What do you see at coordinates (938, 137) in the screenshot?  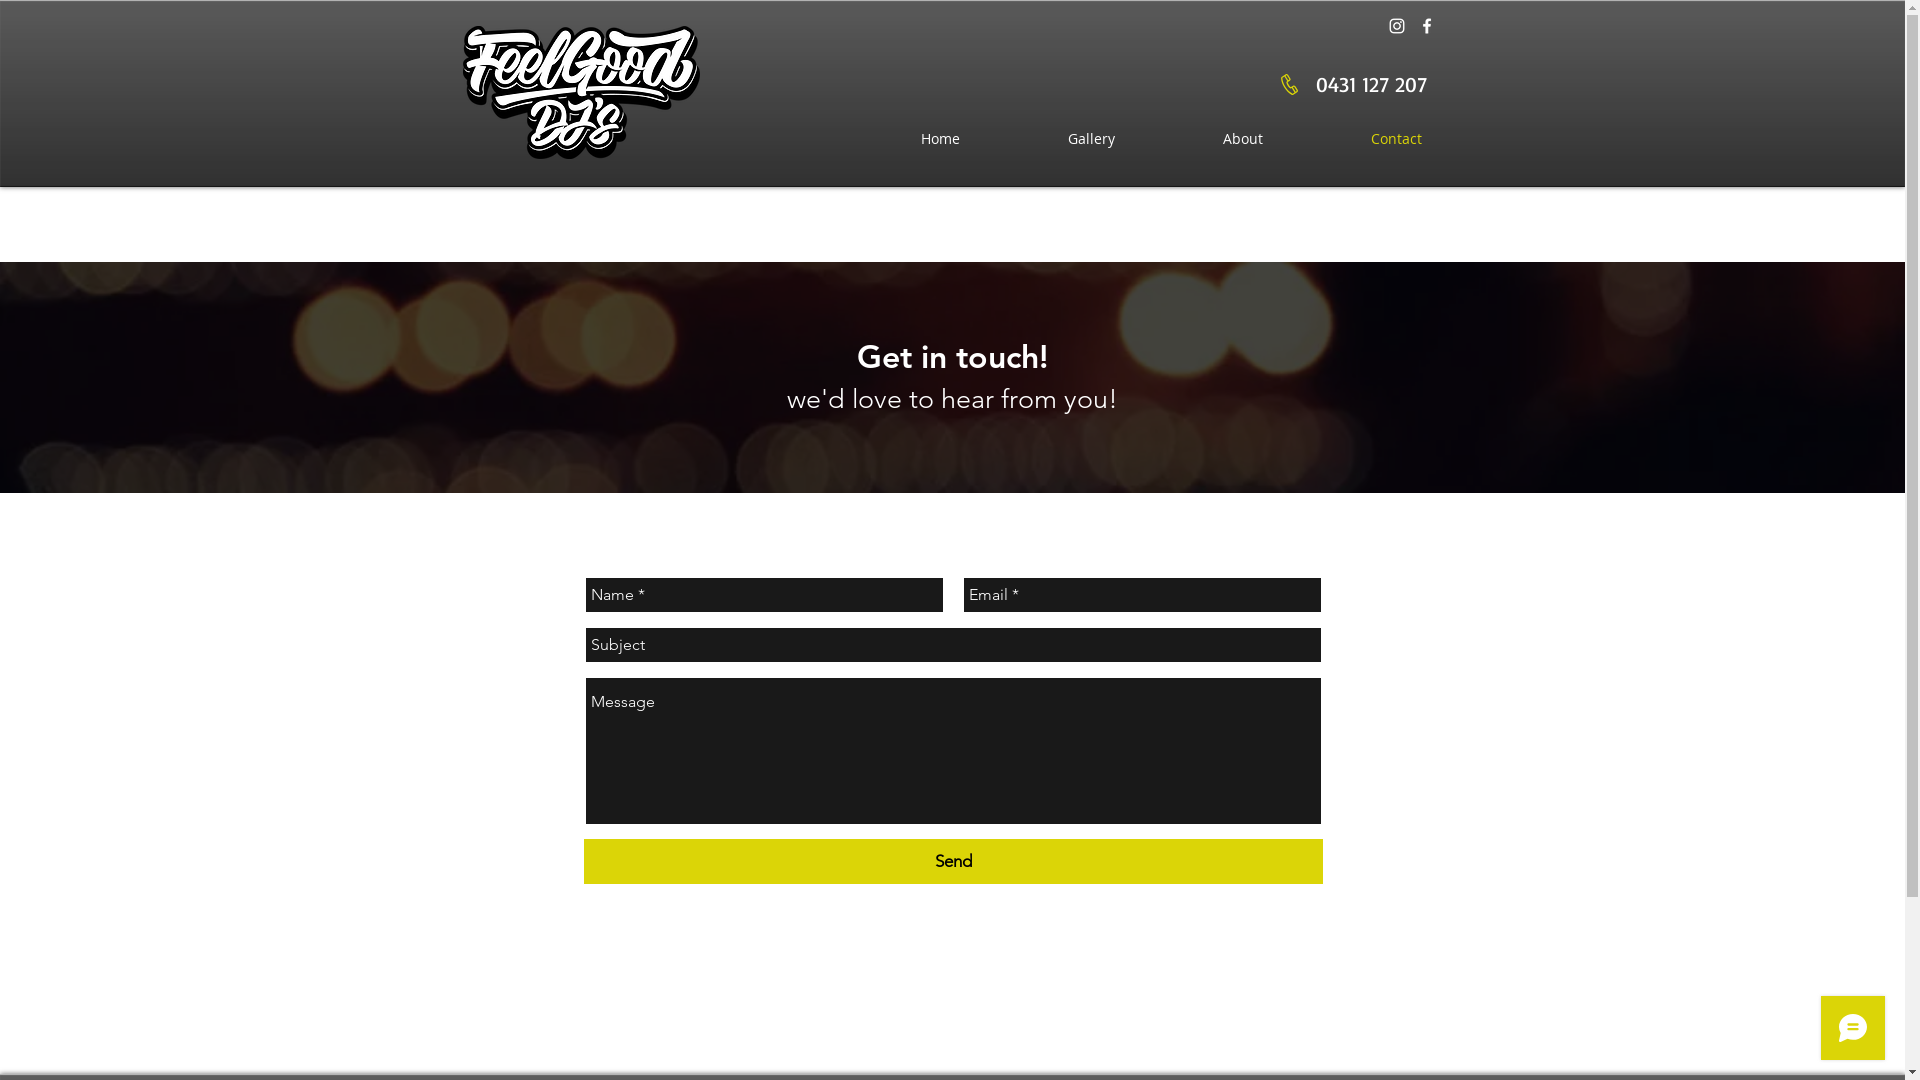 I see `'Home'` at bounding box center [938, 137].